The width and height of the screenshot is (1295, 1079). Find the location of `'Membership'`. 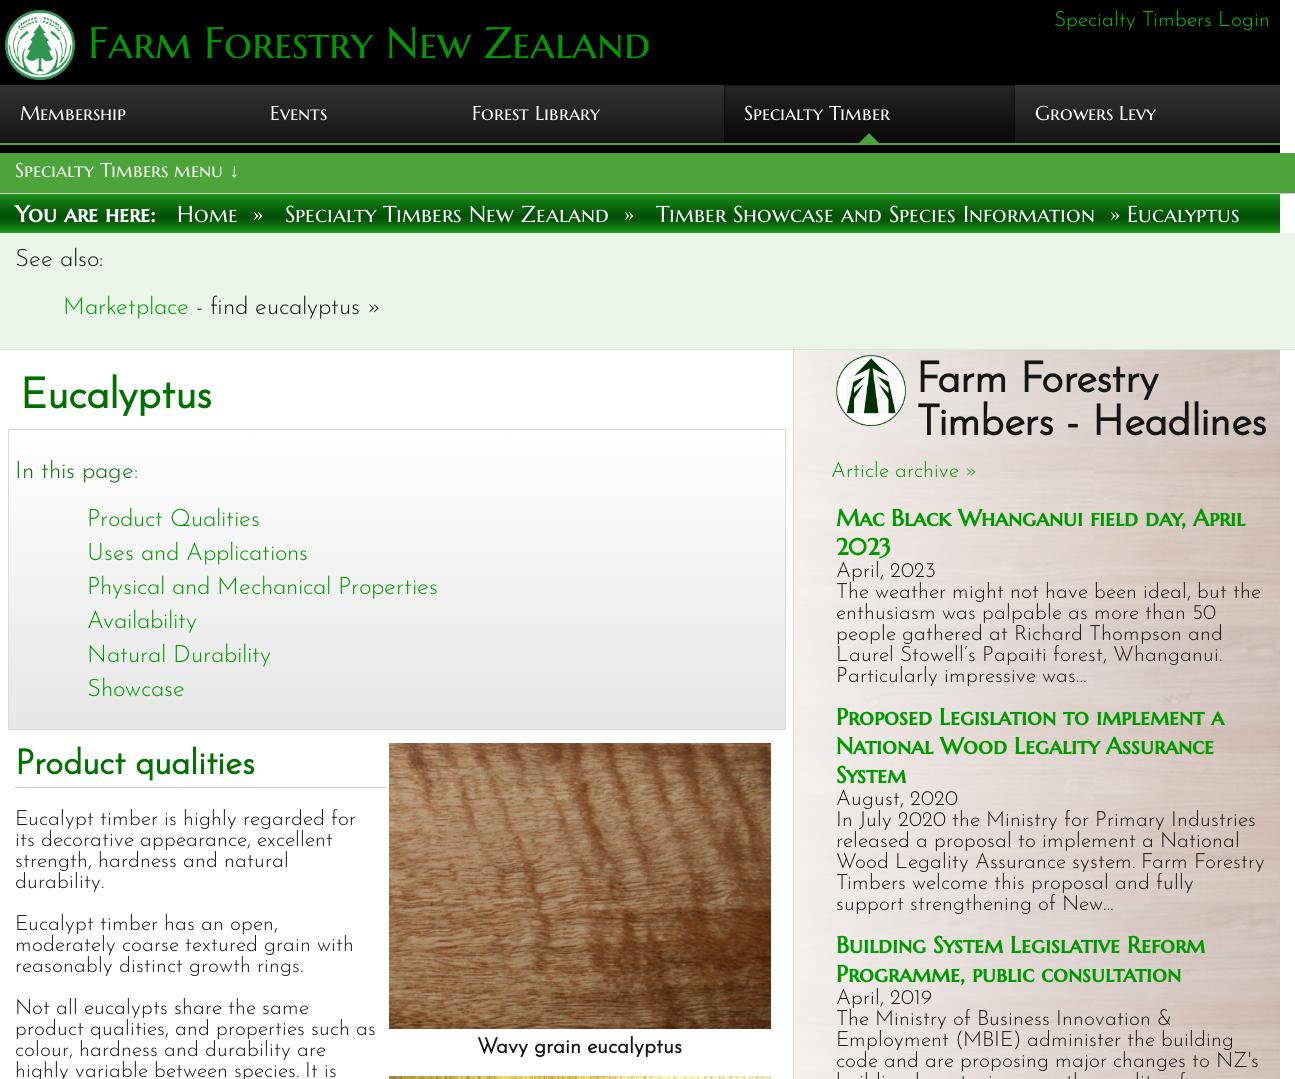

'Membership' is located at coordinates (72, 113).